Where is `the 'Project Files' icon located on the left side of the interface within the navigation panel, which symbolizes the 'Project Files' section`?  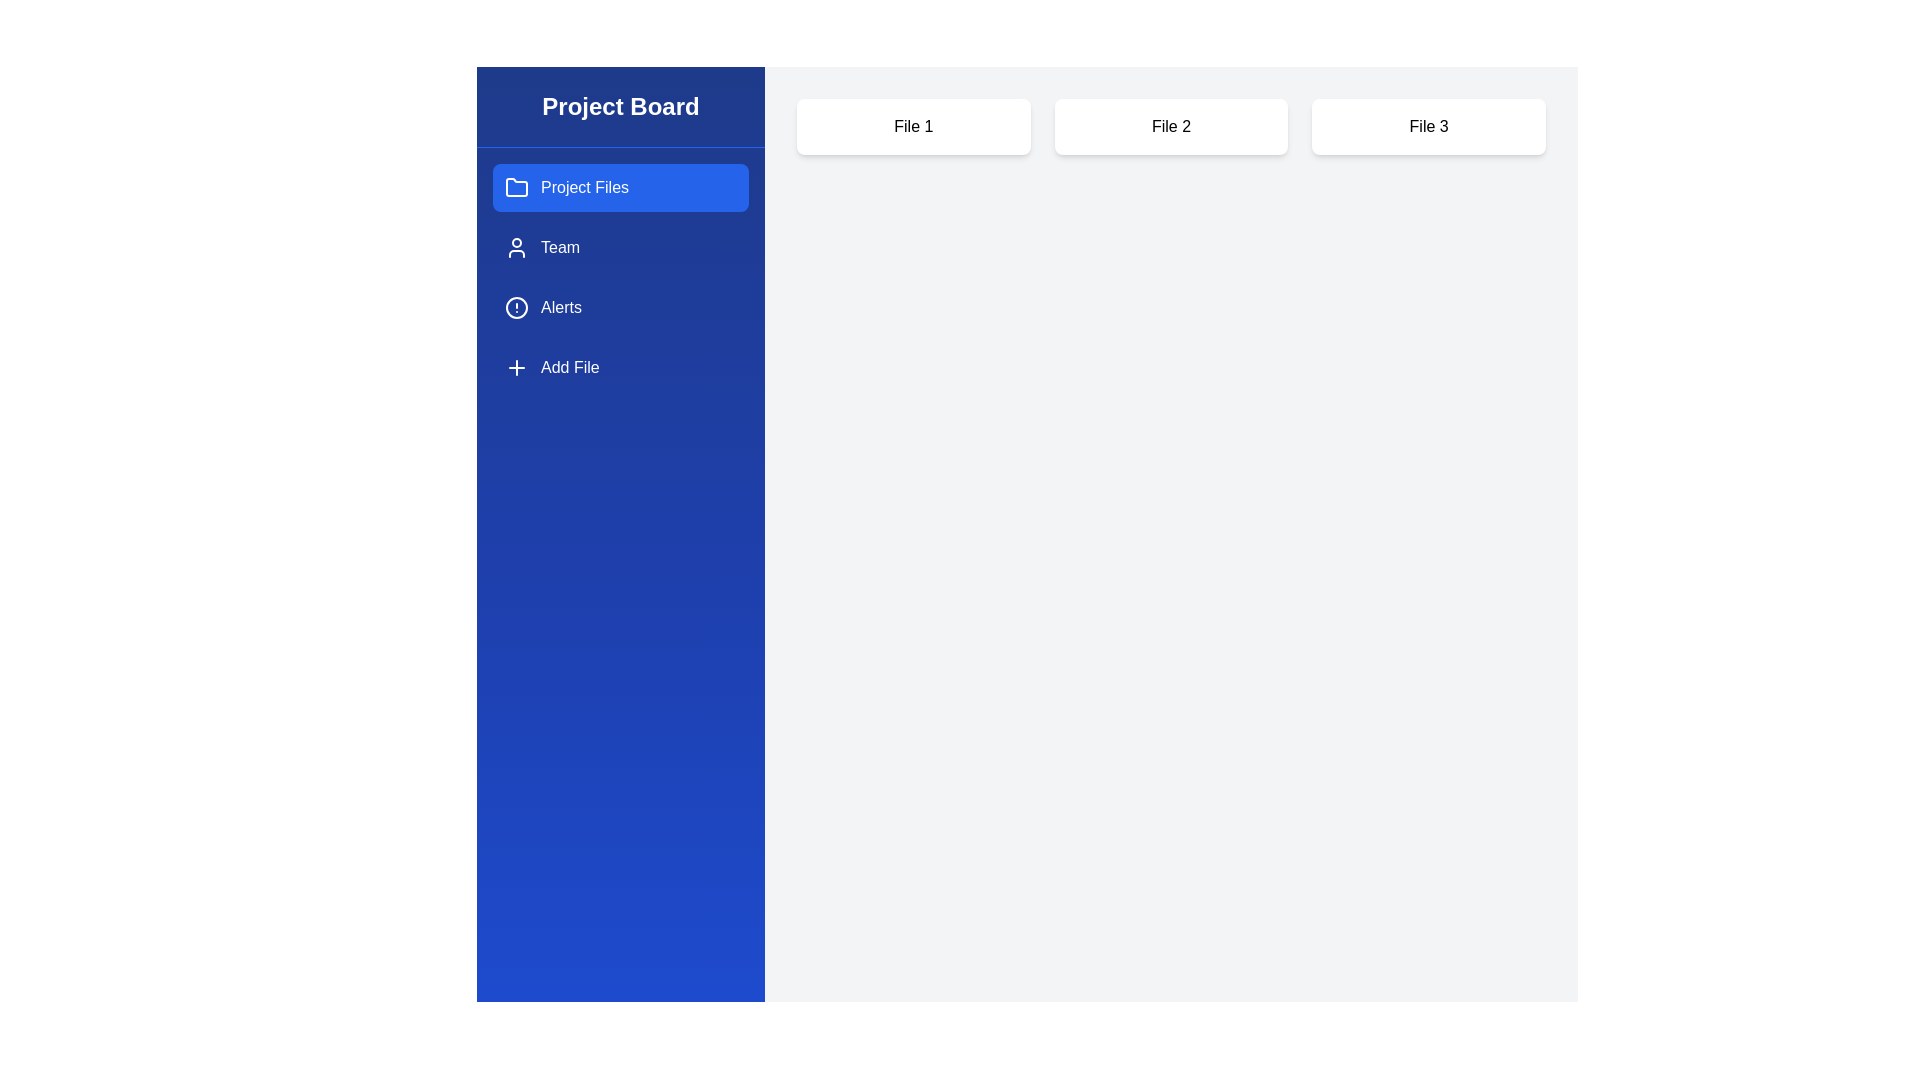 the 'Project Files' icon located on the left side of the interface within the navigation panel, which symbolizes the 'Project Files' section is located at coordinates (517, 187).